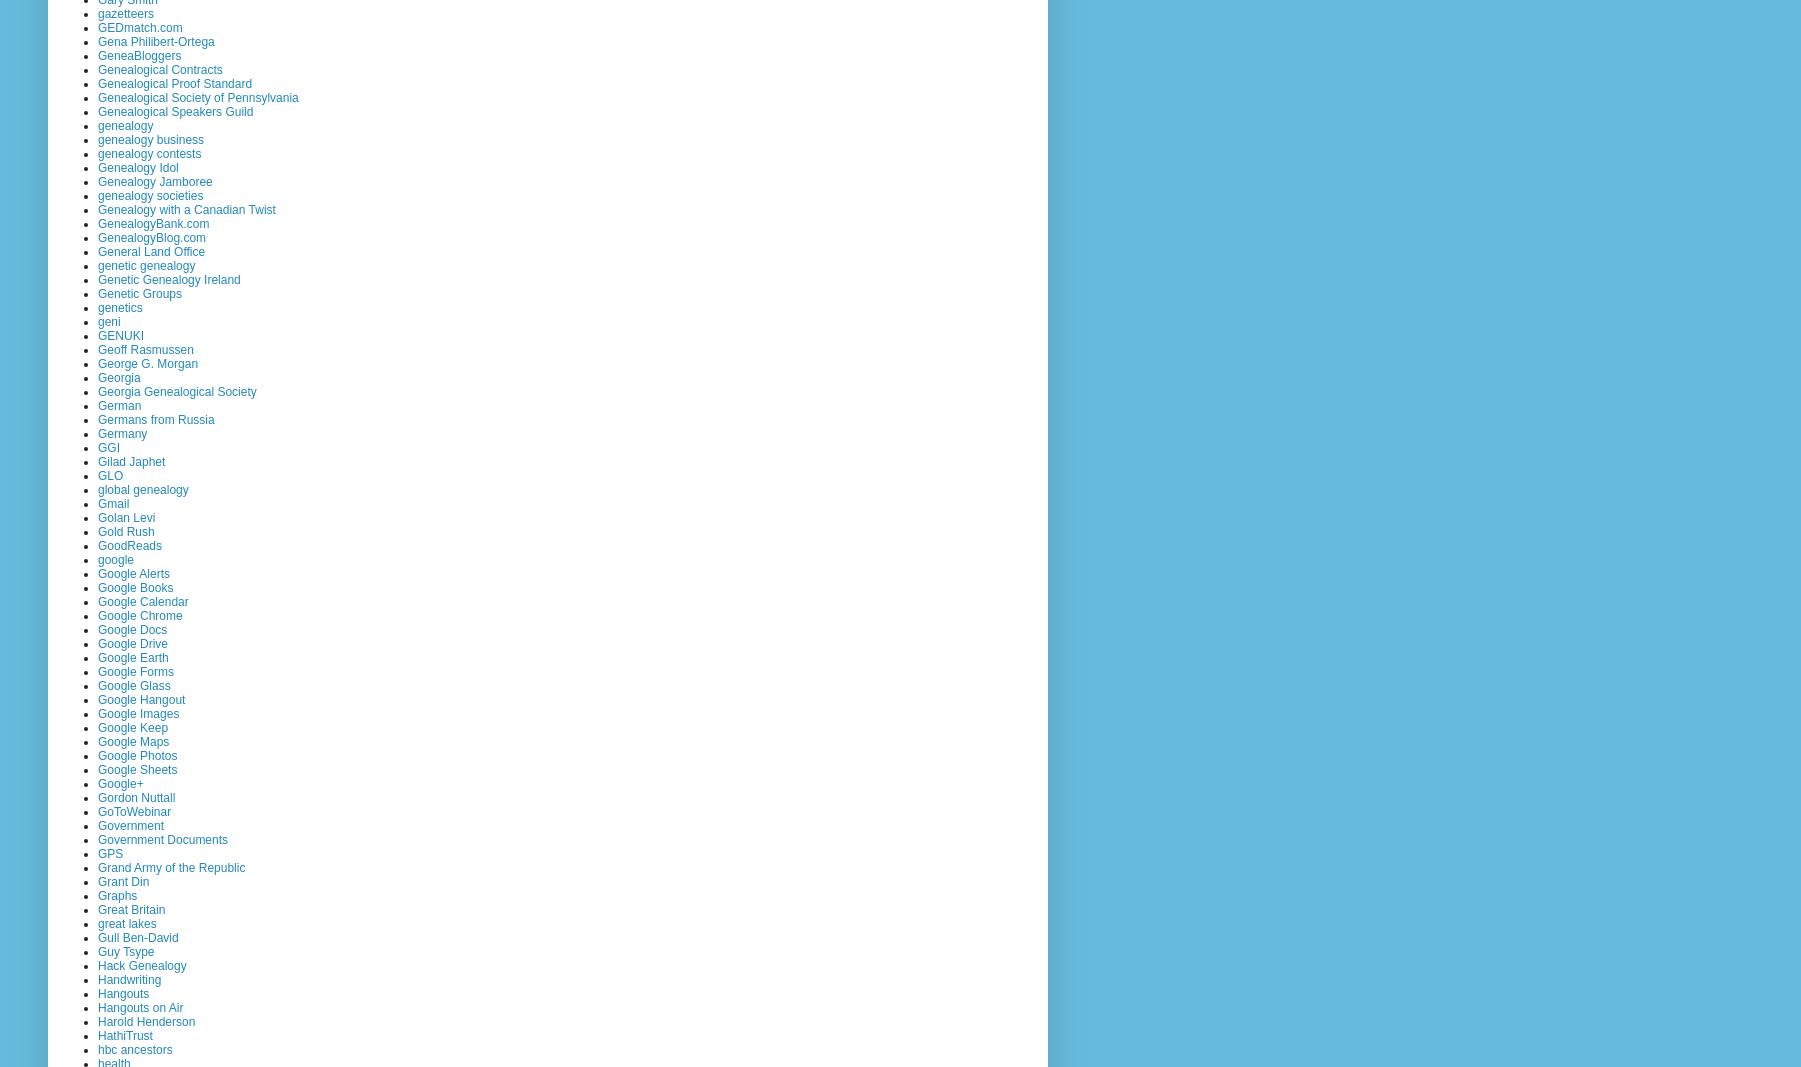 This screenshot has height=1067, width=1801. What do you see at coordinates (113, 501) in the screenshot?
I see `'Gmail'` at bounding box center [113, 501].